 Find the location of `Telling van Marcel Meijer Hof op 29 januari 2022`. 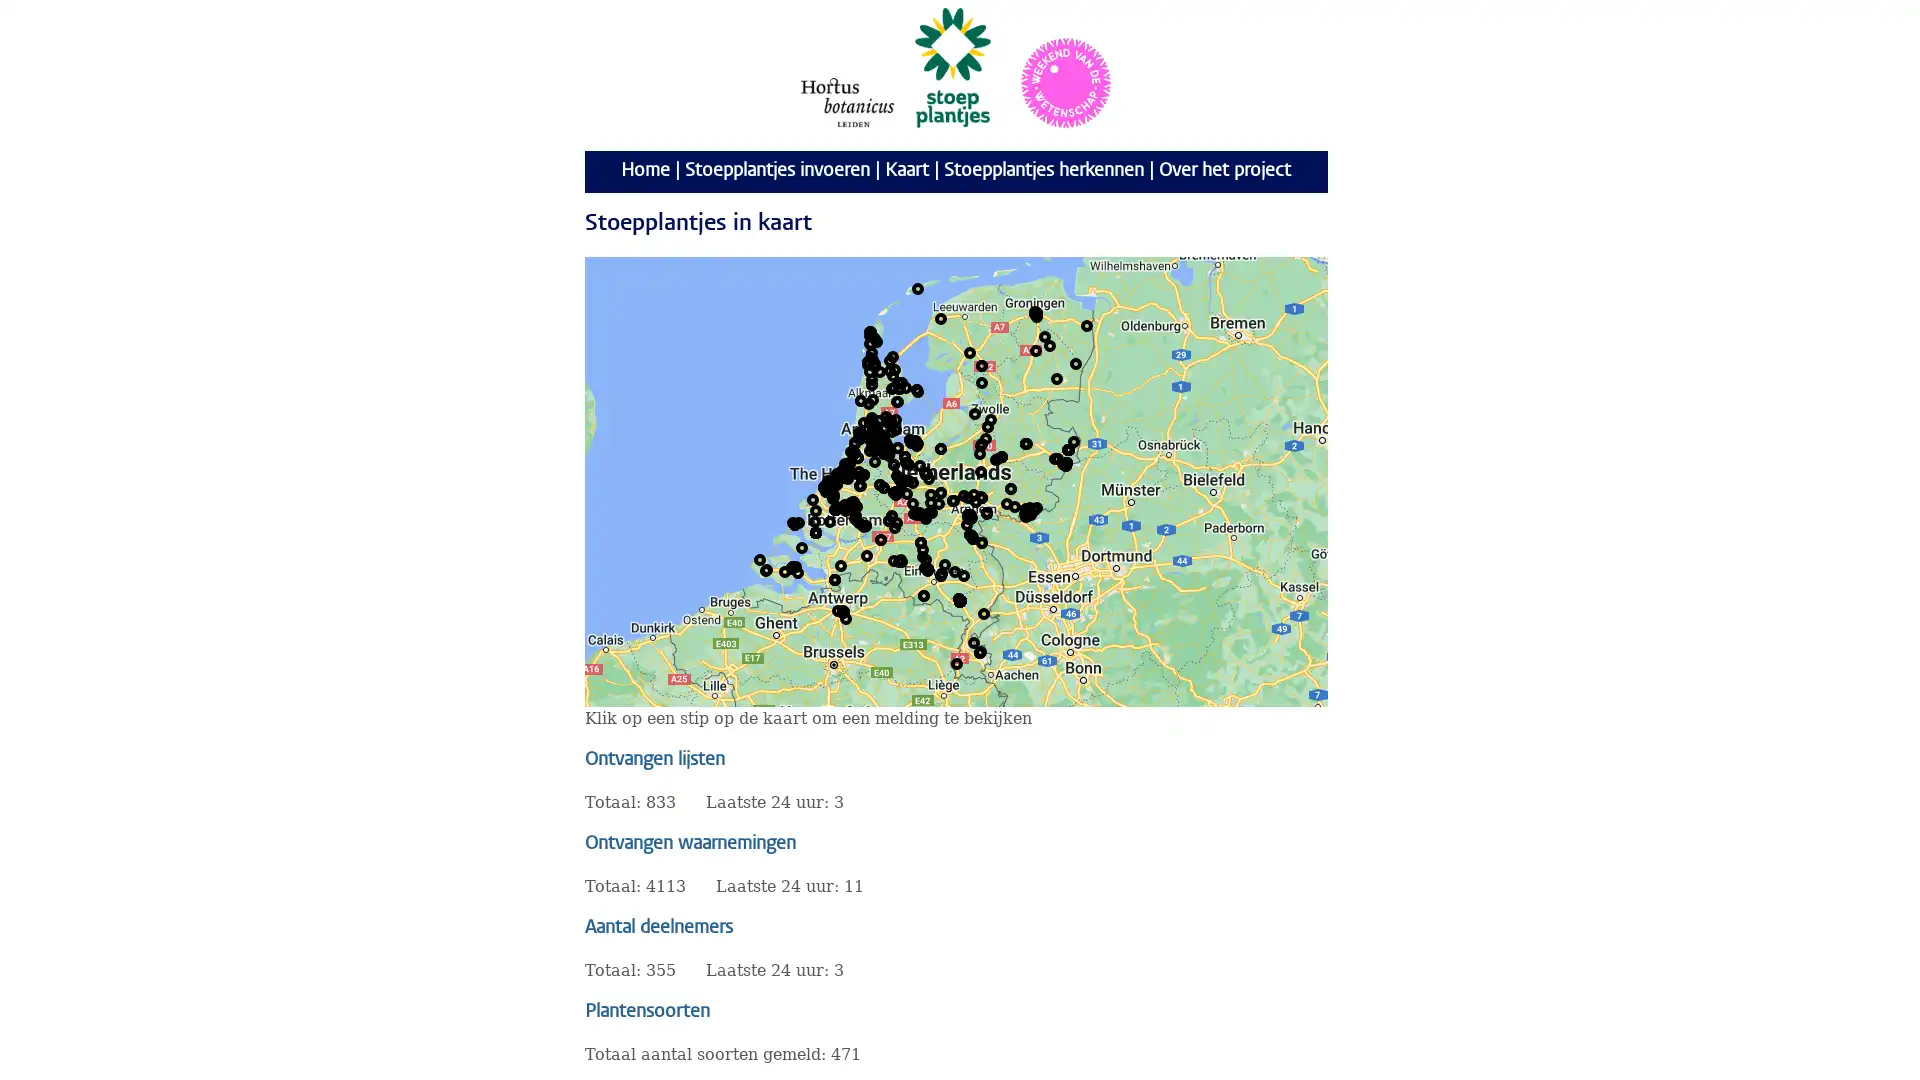

Telling van Marcel Meijer Hof op 29 januari 2022 is located at coordinates (1064, 463).